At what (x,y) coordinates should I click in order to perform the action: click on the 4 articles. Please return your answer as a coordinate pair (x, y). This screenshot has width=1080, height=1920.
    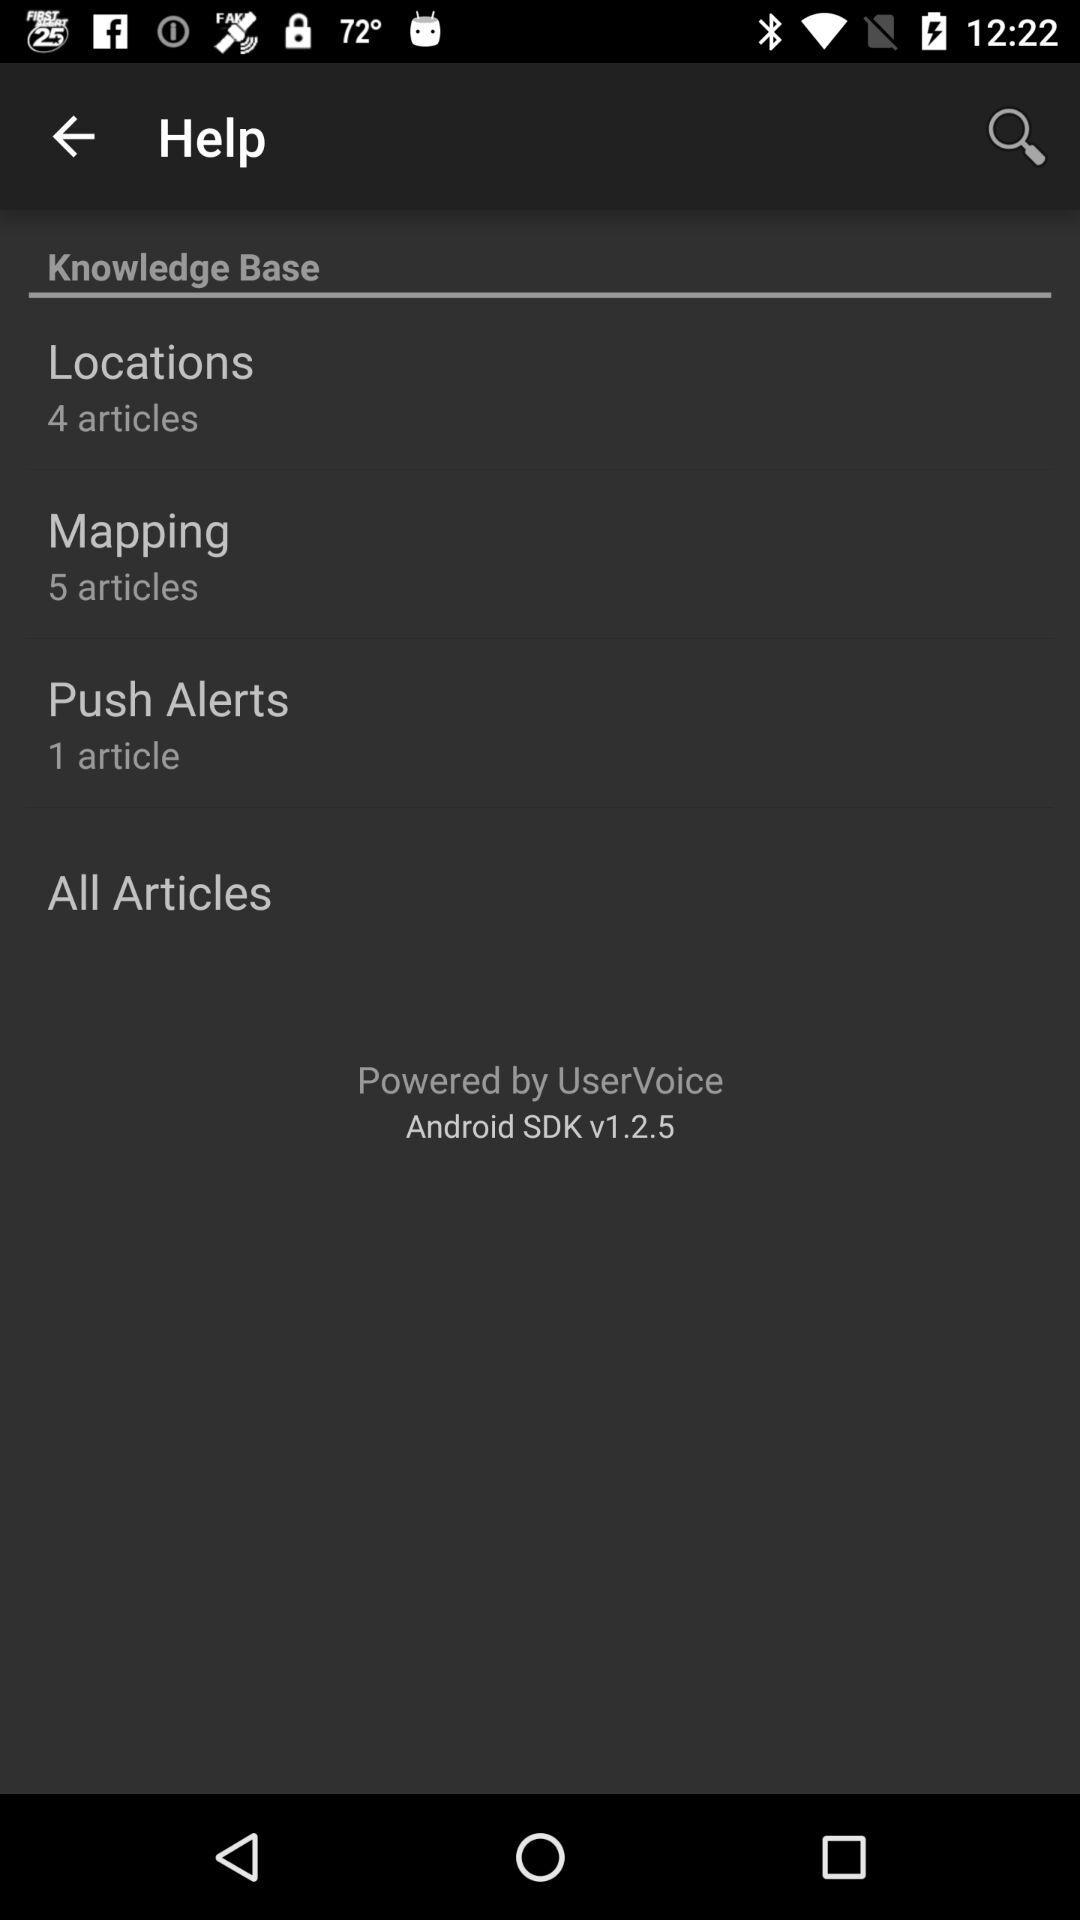
    Looking at the image, I should click on (123, 416).